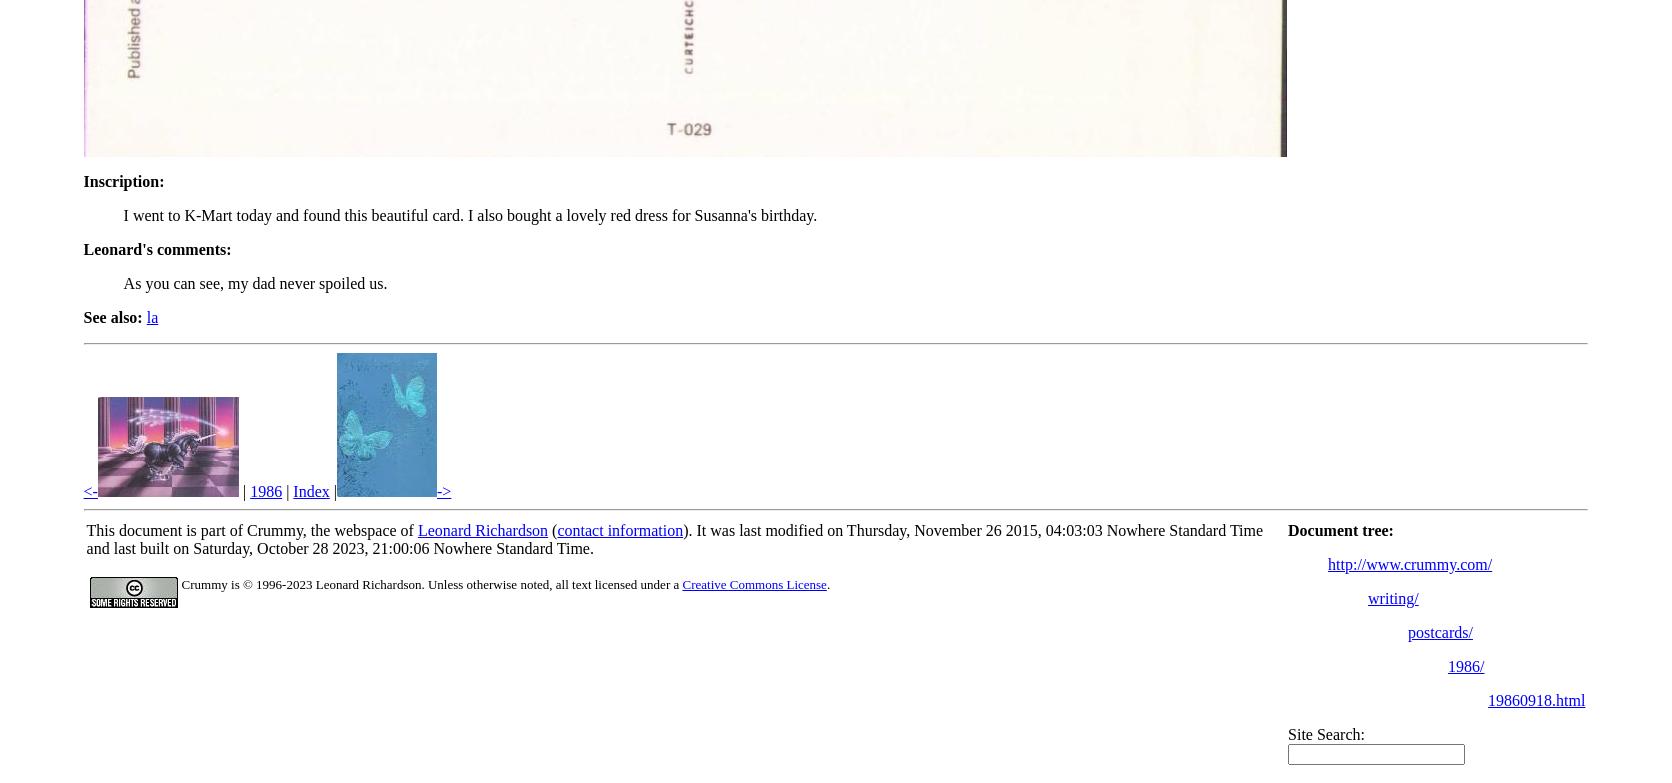 This screenshot has width=1672, height=783. Describe the element at coordinates (89, 490) in the screenshot. I see `'<-'` at that location.